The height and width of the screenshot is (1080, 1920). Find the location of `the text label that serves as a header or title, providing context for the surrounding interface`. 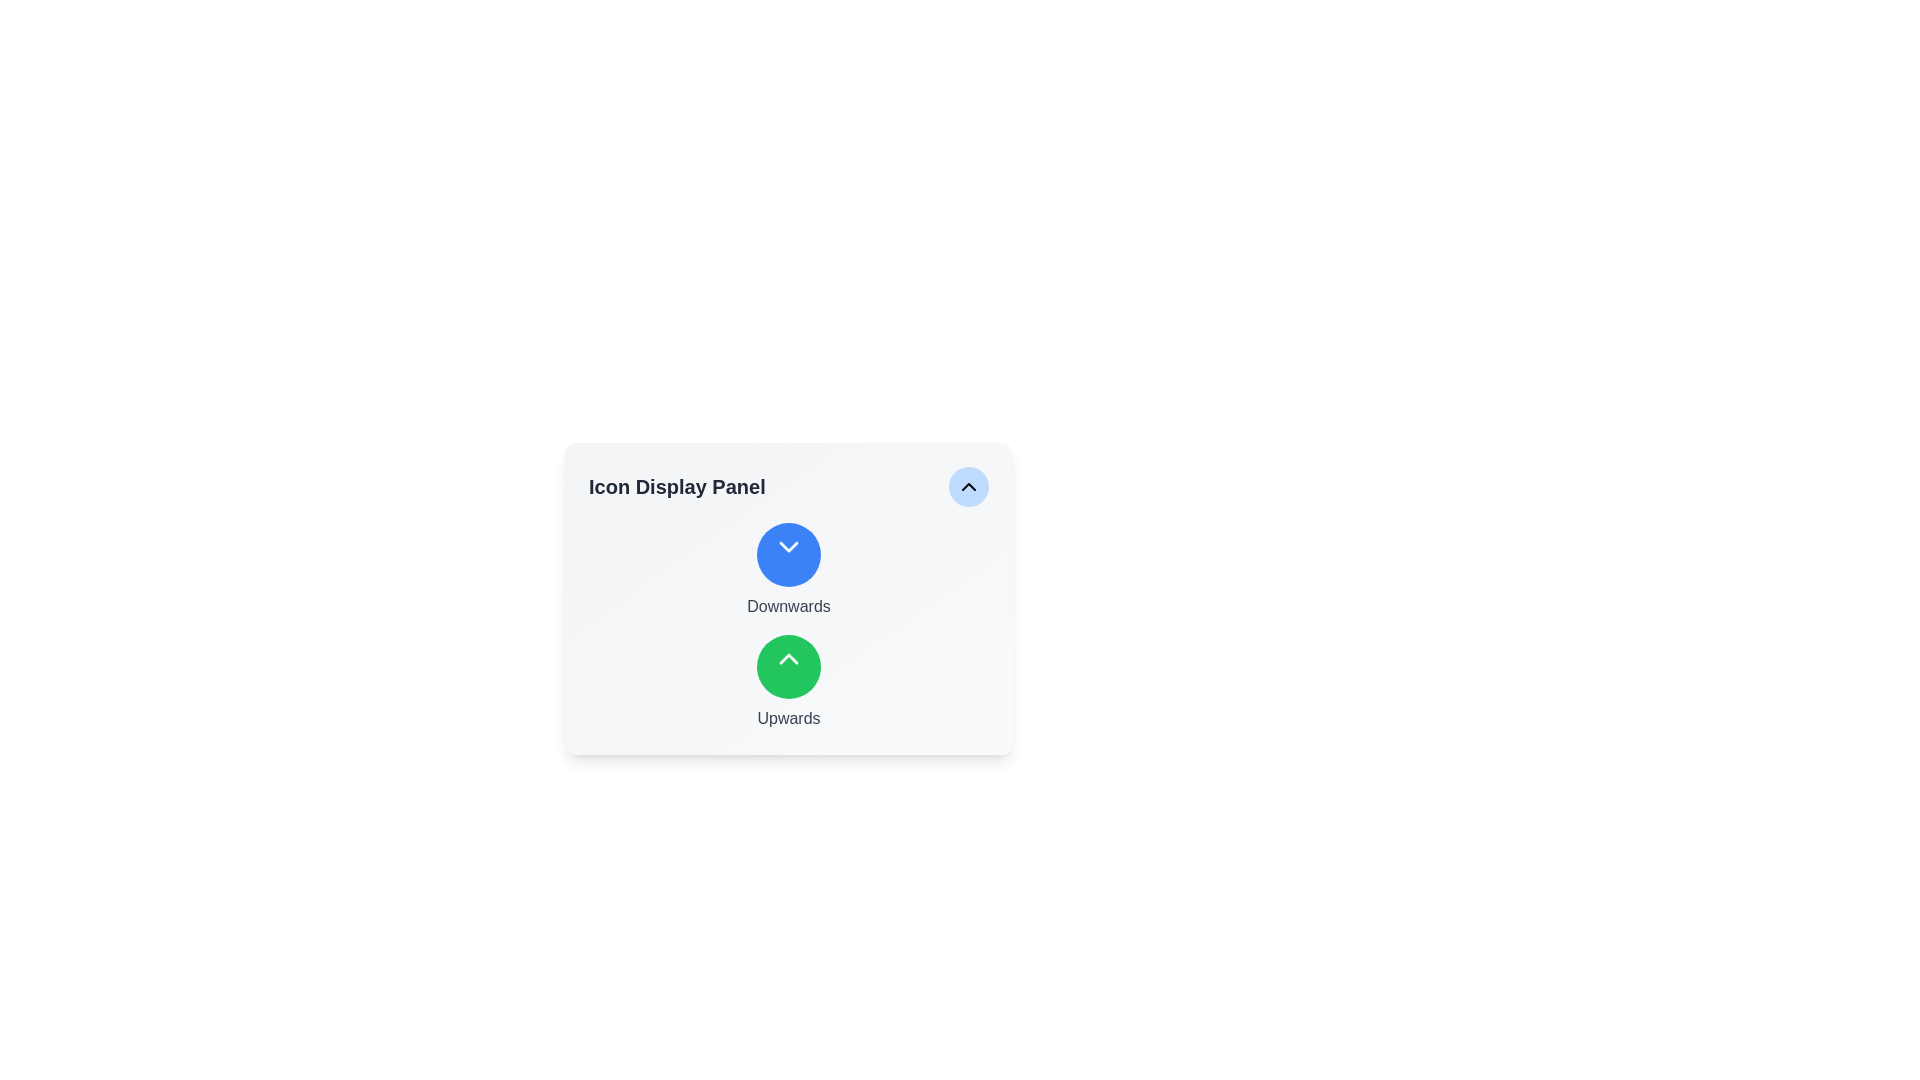

the text label that serves as a header or title, providing context for the surrounding interface is located at coordinates (677, 486).